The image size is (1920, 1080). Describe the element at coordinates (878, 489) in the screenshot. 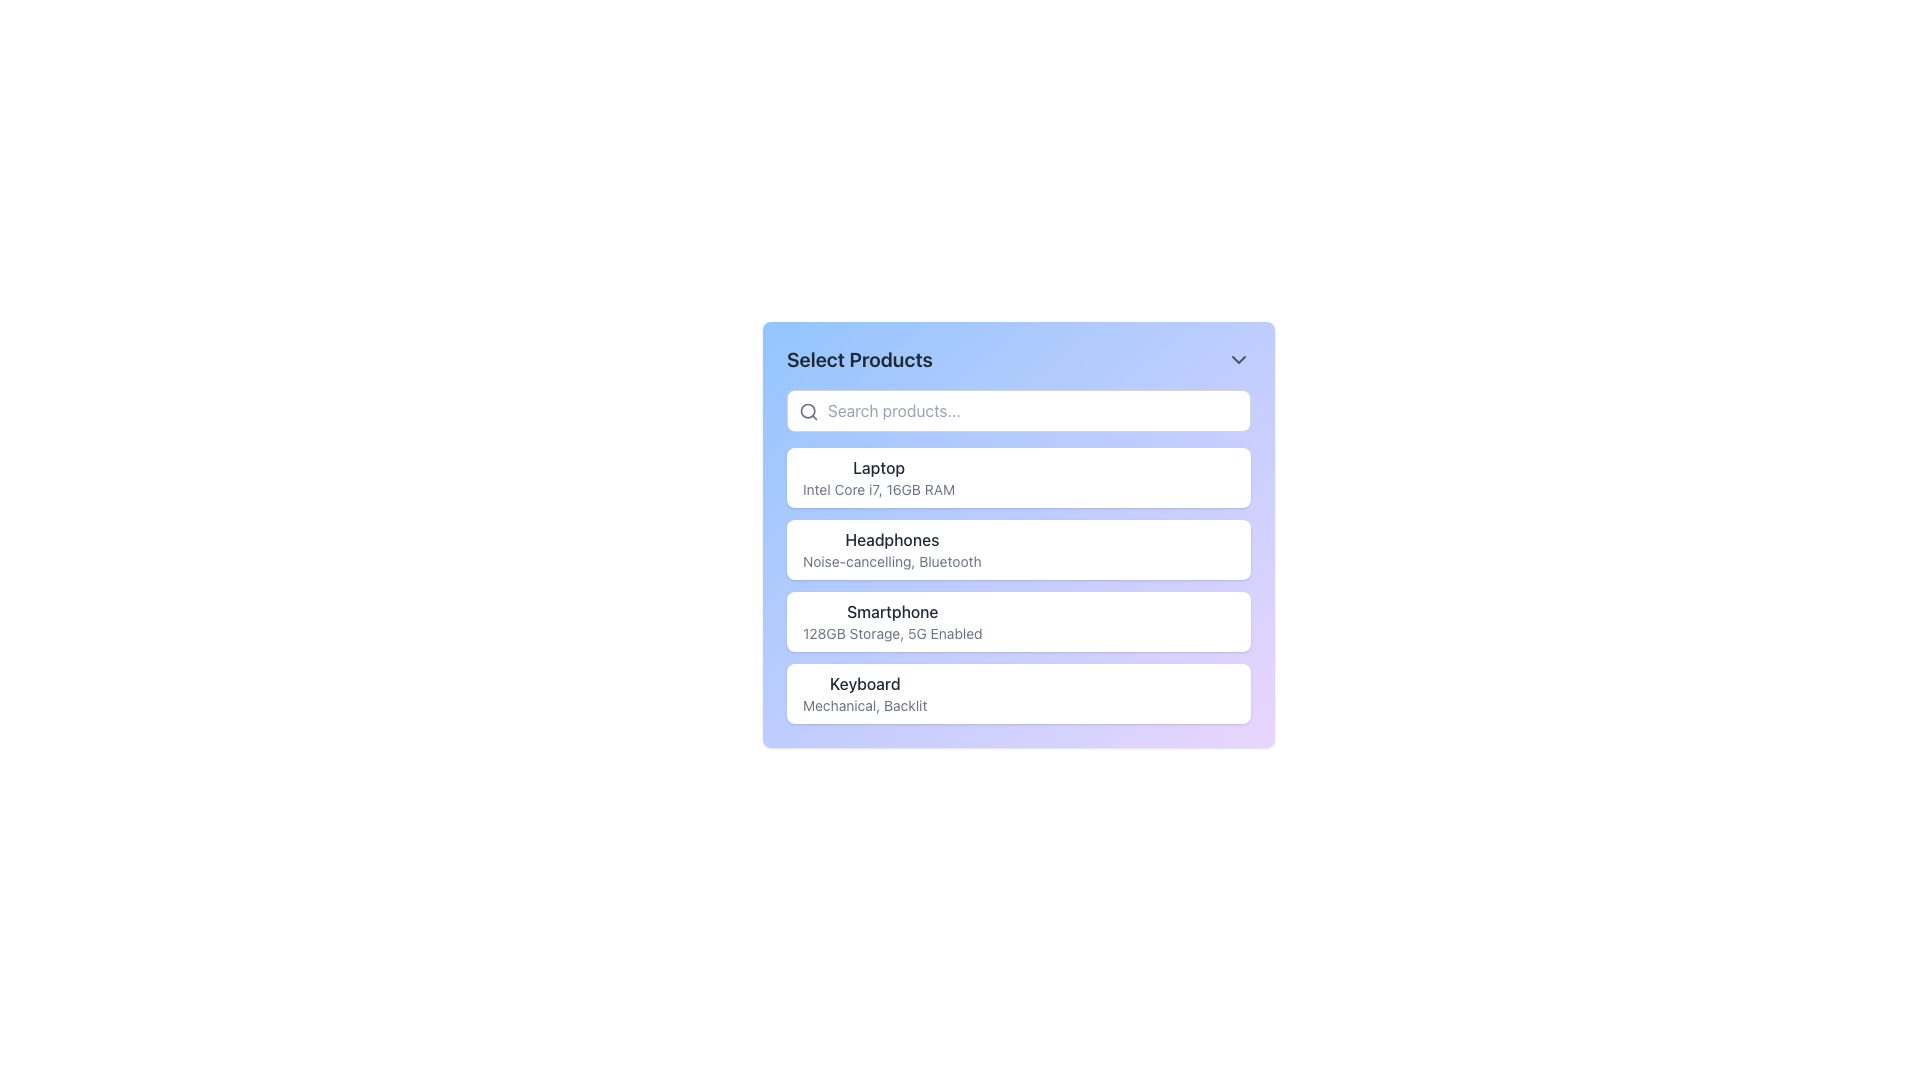

I see `the descriptive text element located below the 'Laptop' title in the first row of the vertically stacked list, which provides technical details about the product` at that location.